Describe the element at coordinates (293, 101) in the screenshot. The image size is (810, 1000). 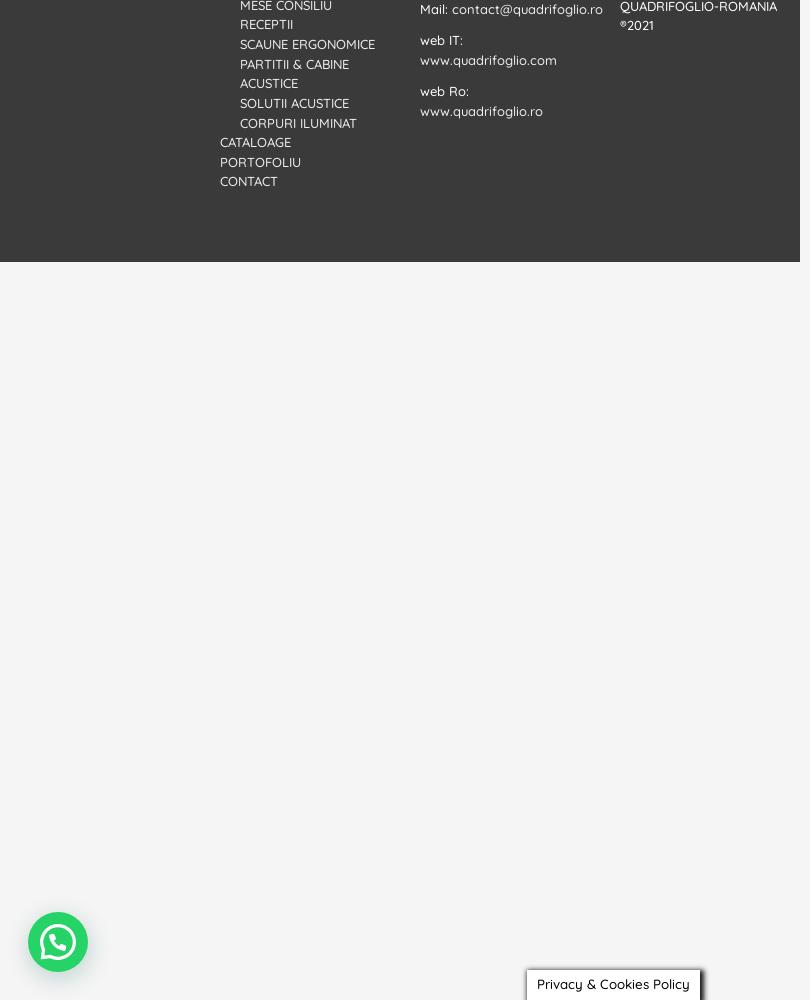
I see `'SOLUTII ACUSTICE'` at that location.